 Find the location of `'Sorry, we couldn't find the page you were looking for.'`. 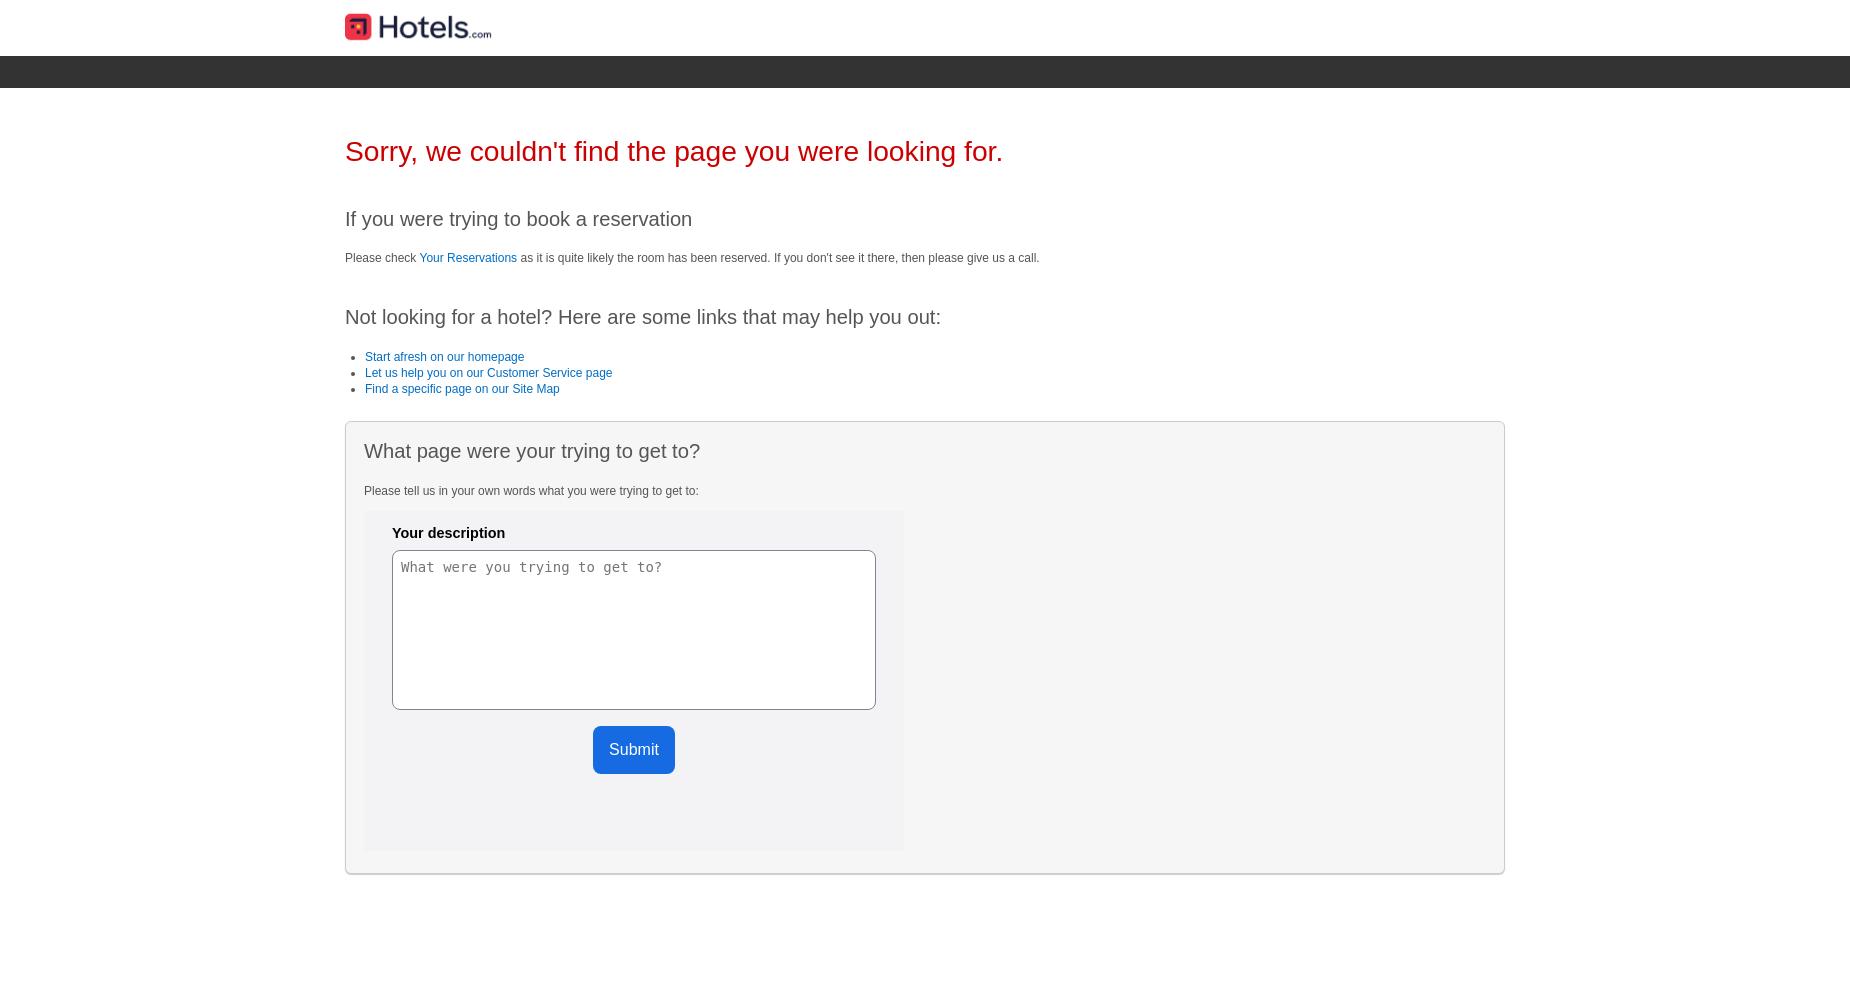

'Sorry, we couldn't find the page you were looking for.' is located at coordinates (673, 151).